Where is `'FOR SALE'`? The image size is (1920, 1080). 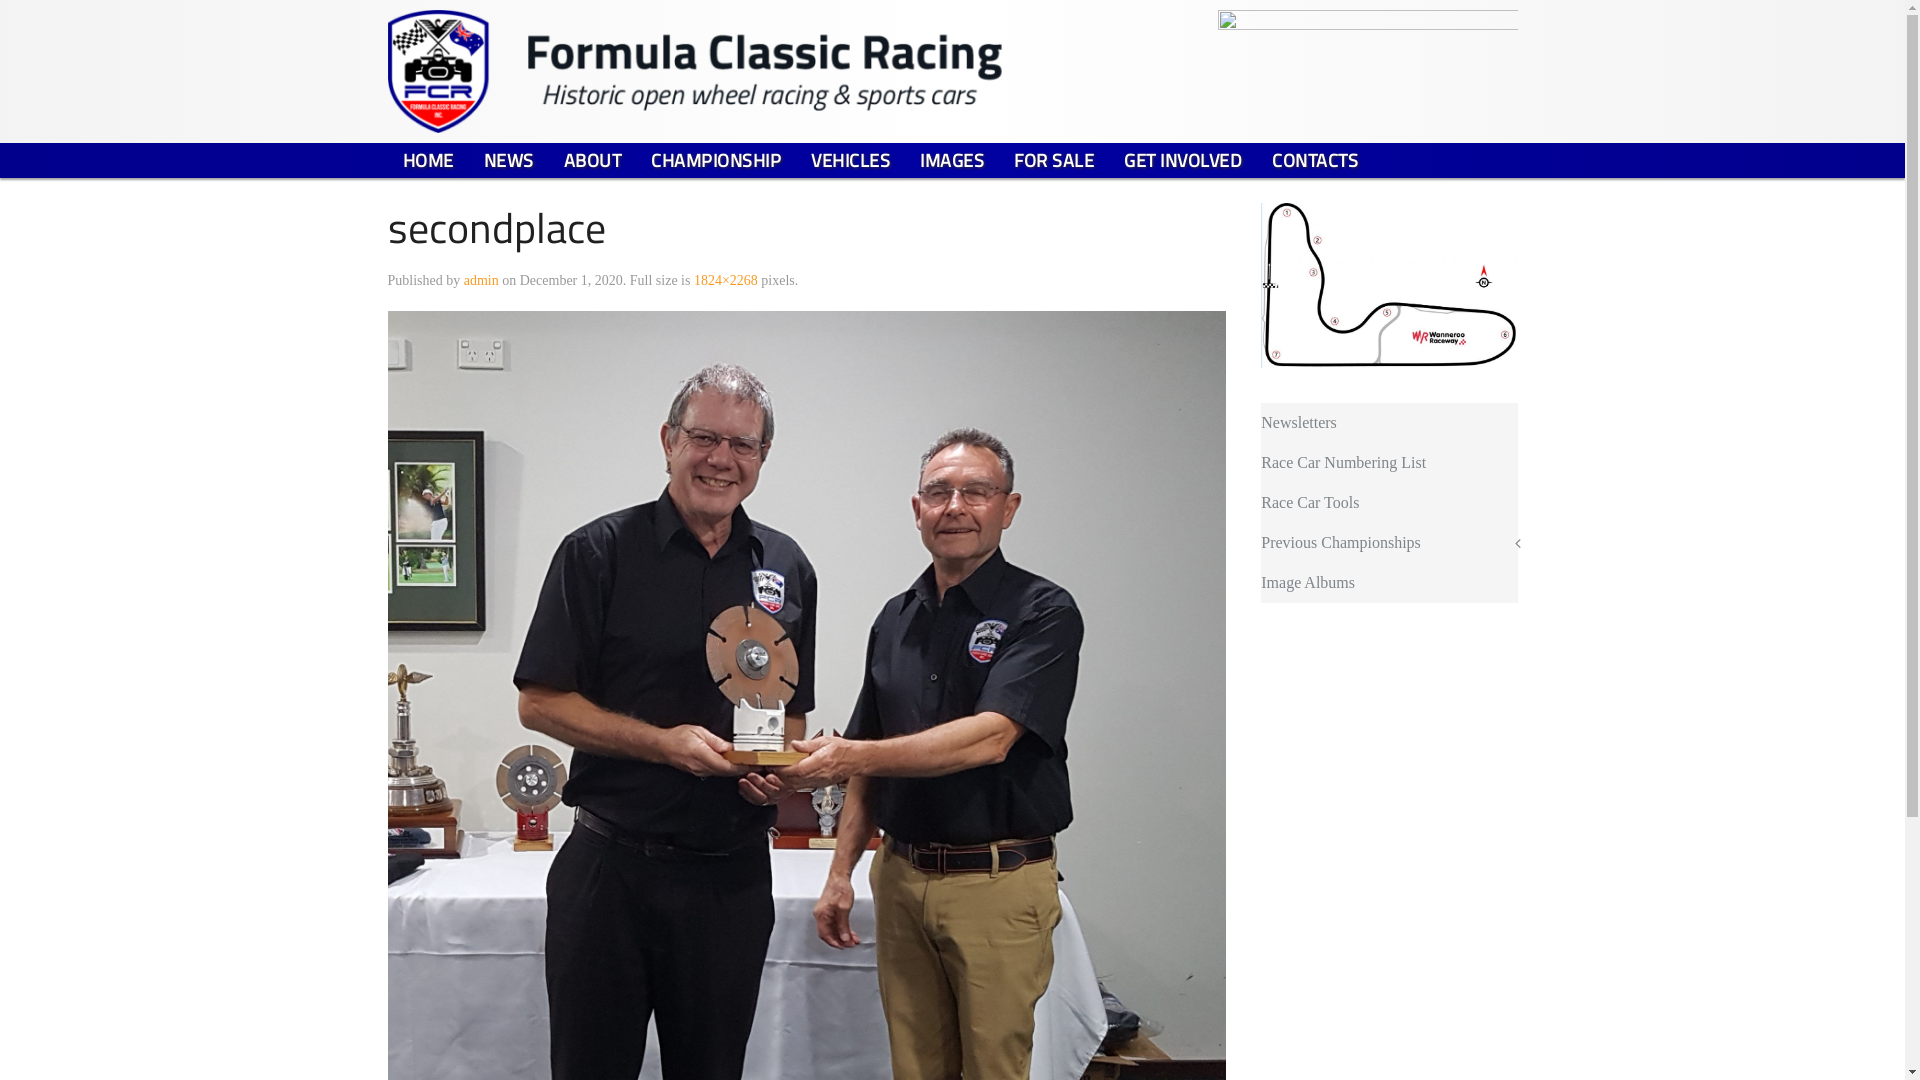
'FOR SALE' is located at coordinates (1053, 159).